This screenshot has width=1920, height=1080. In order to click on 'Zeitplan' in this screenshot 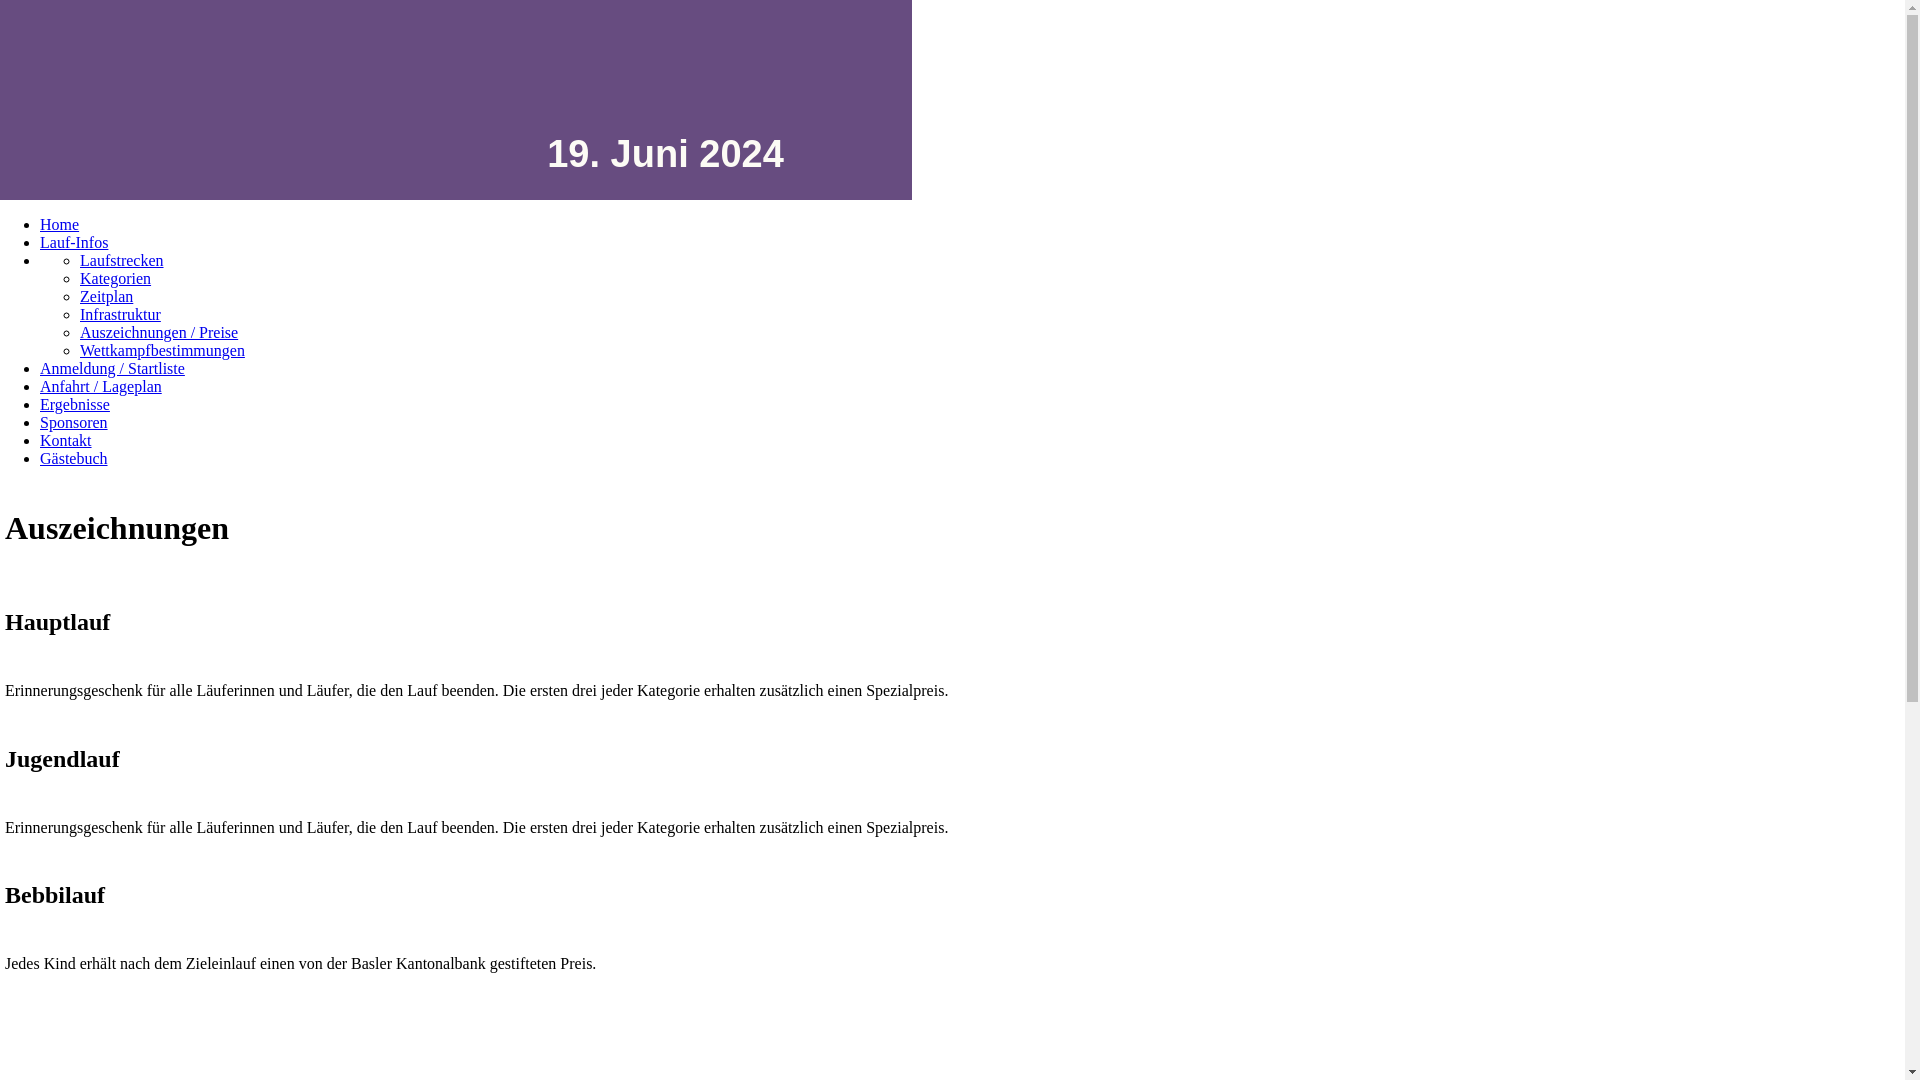, I will do `click(105, 296)`.